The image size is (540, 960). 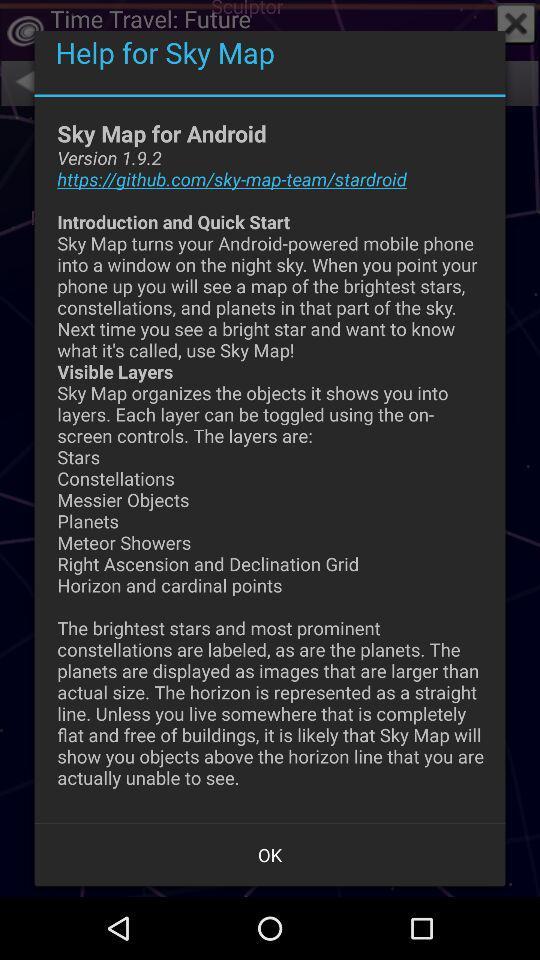 I want to click on ok item, so click(x=270, y=853).